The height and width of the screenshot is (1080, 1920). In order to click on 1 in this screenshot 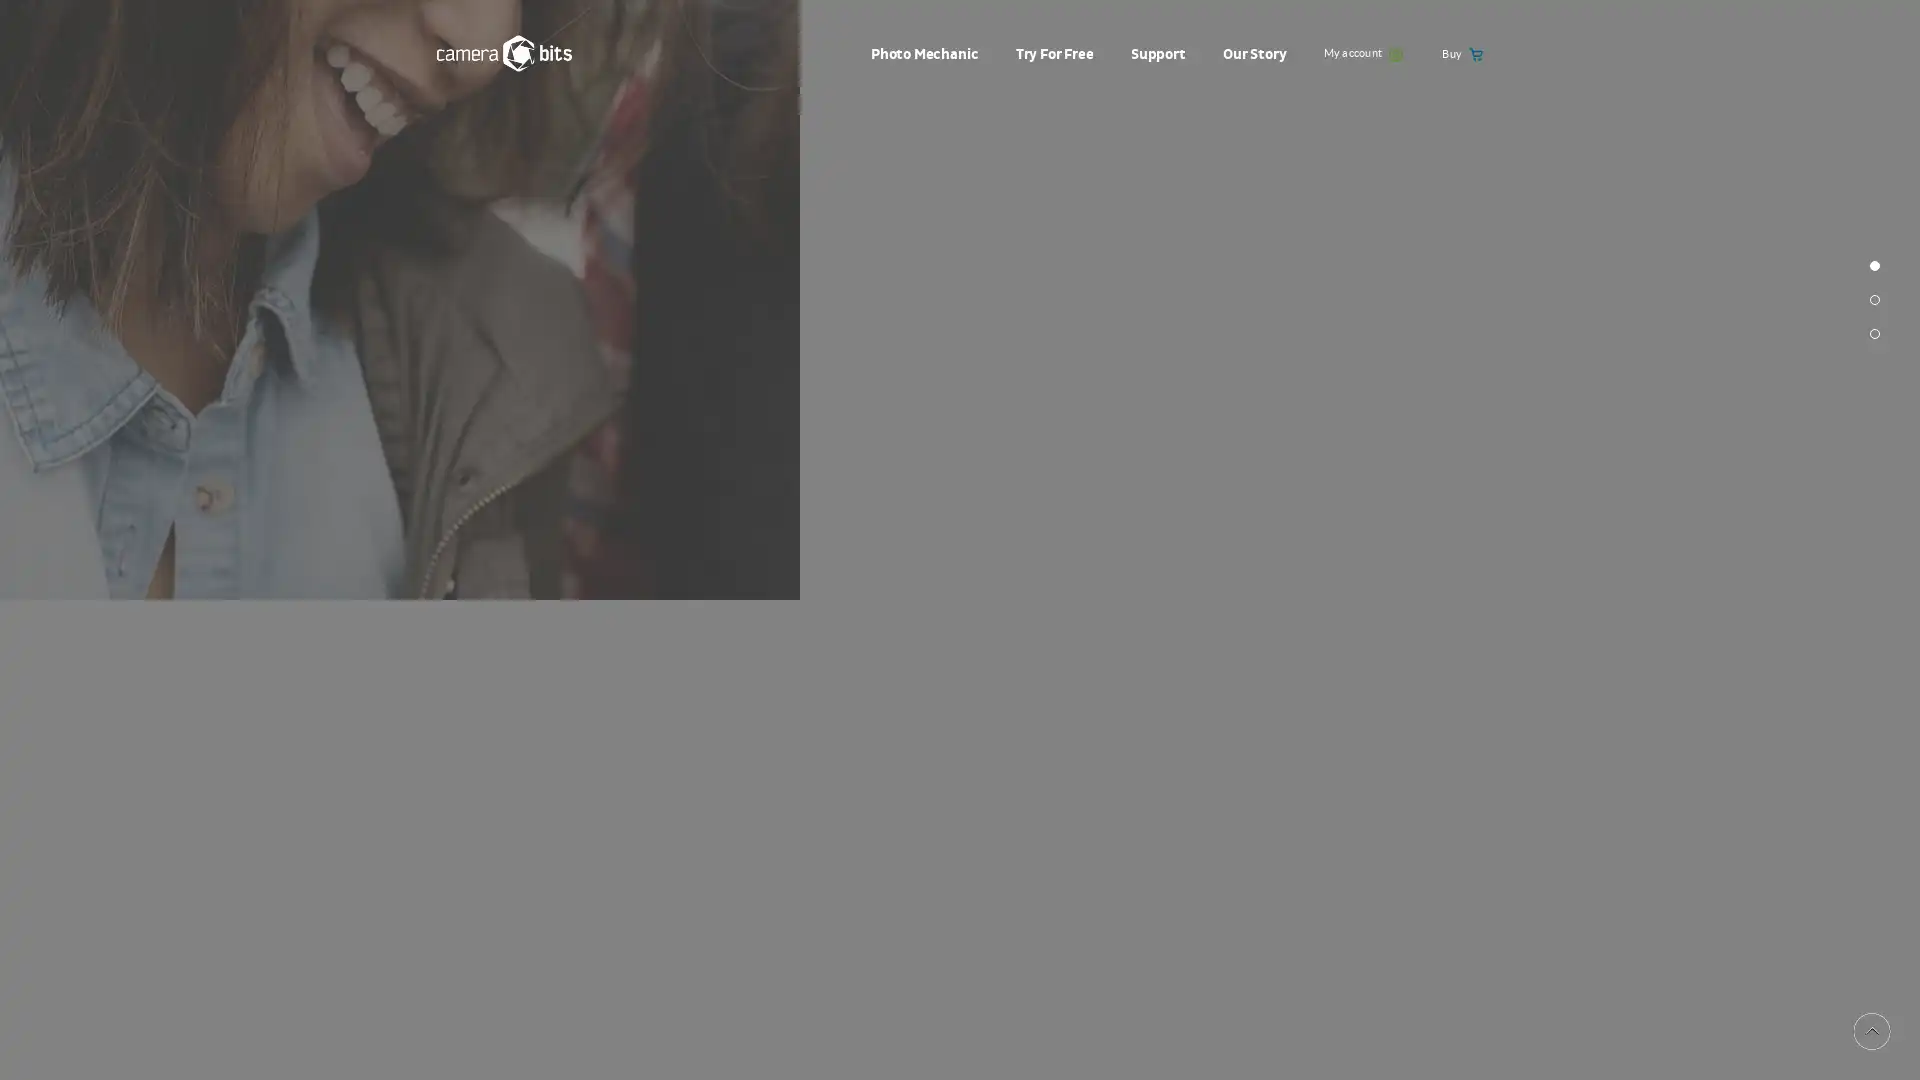, I will do `click(1874, 504)`.